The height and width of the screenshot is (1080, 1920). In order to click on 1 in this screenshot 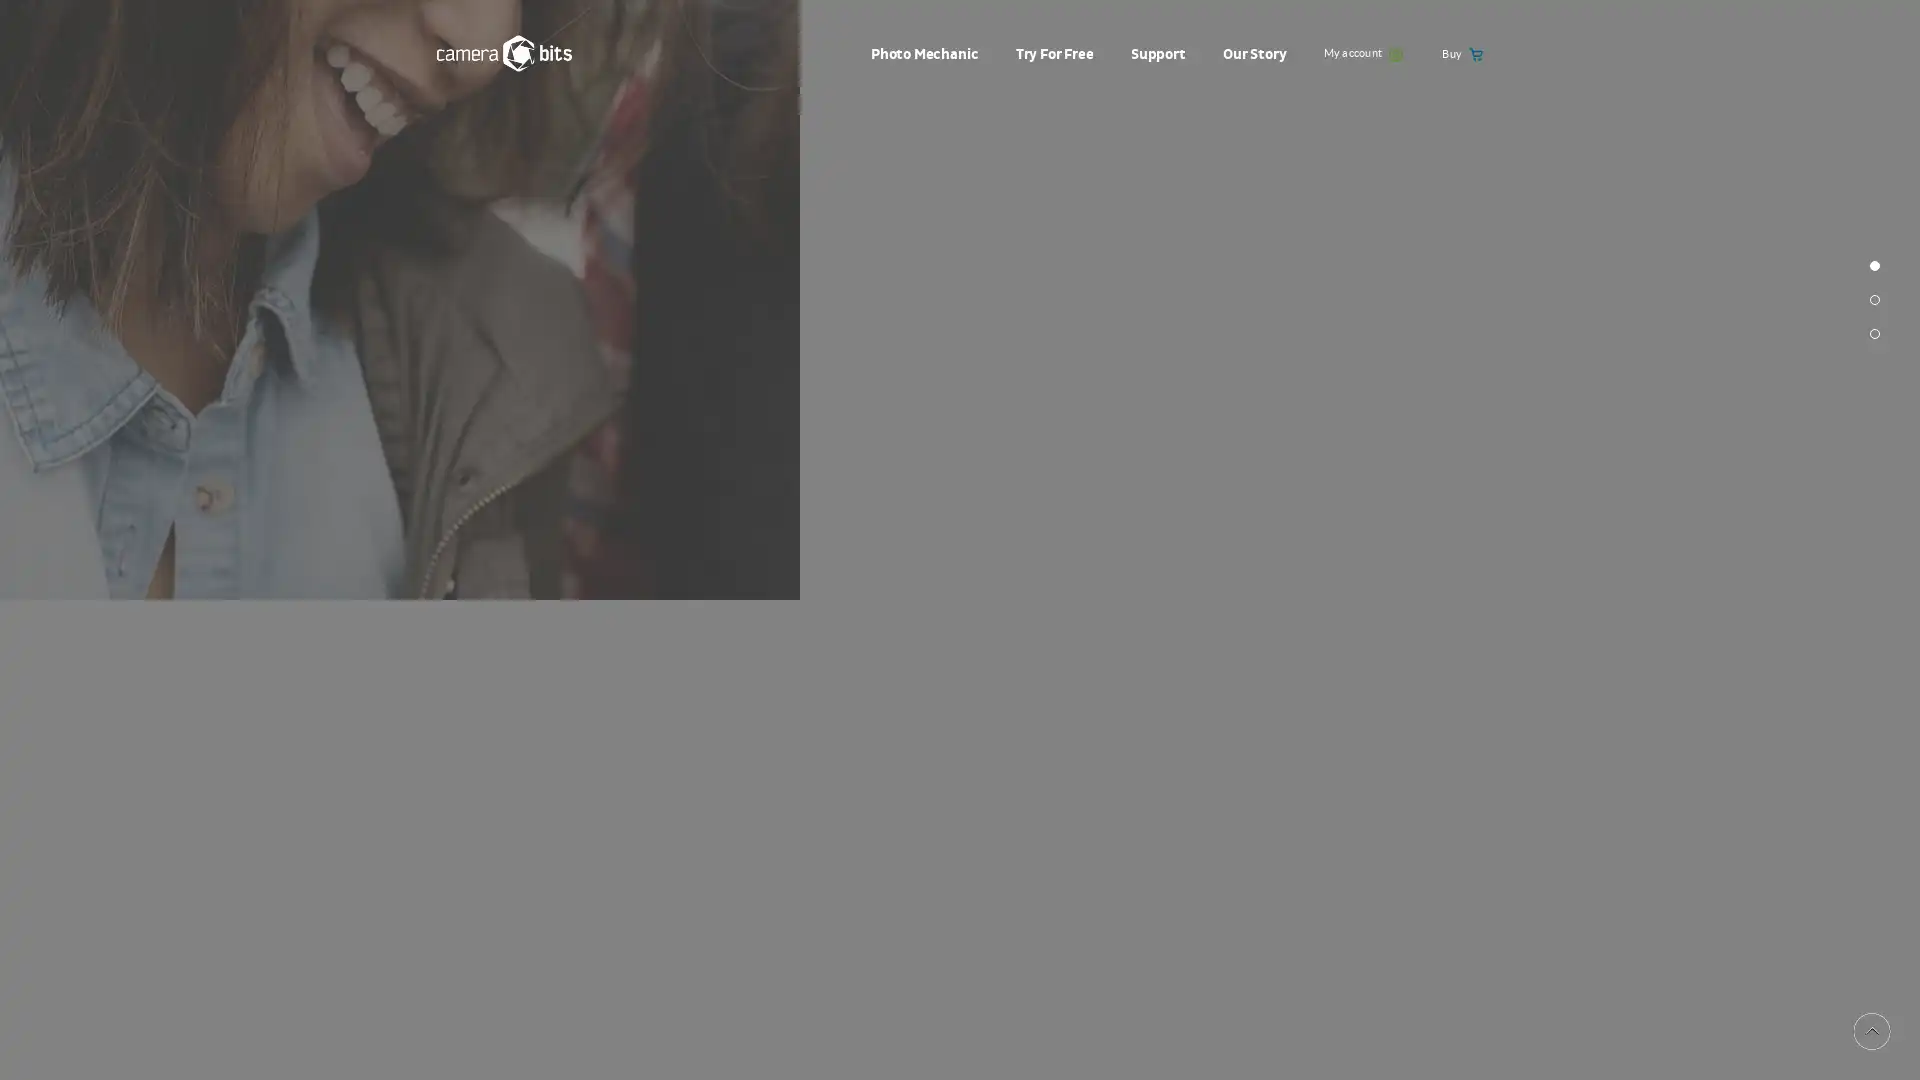, I will do `click(1874, 504)`.